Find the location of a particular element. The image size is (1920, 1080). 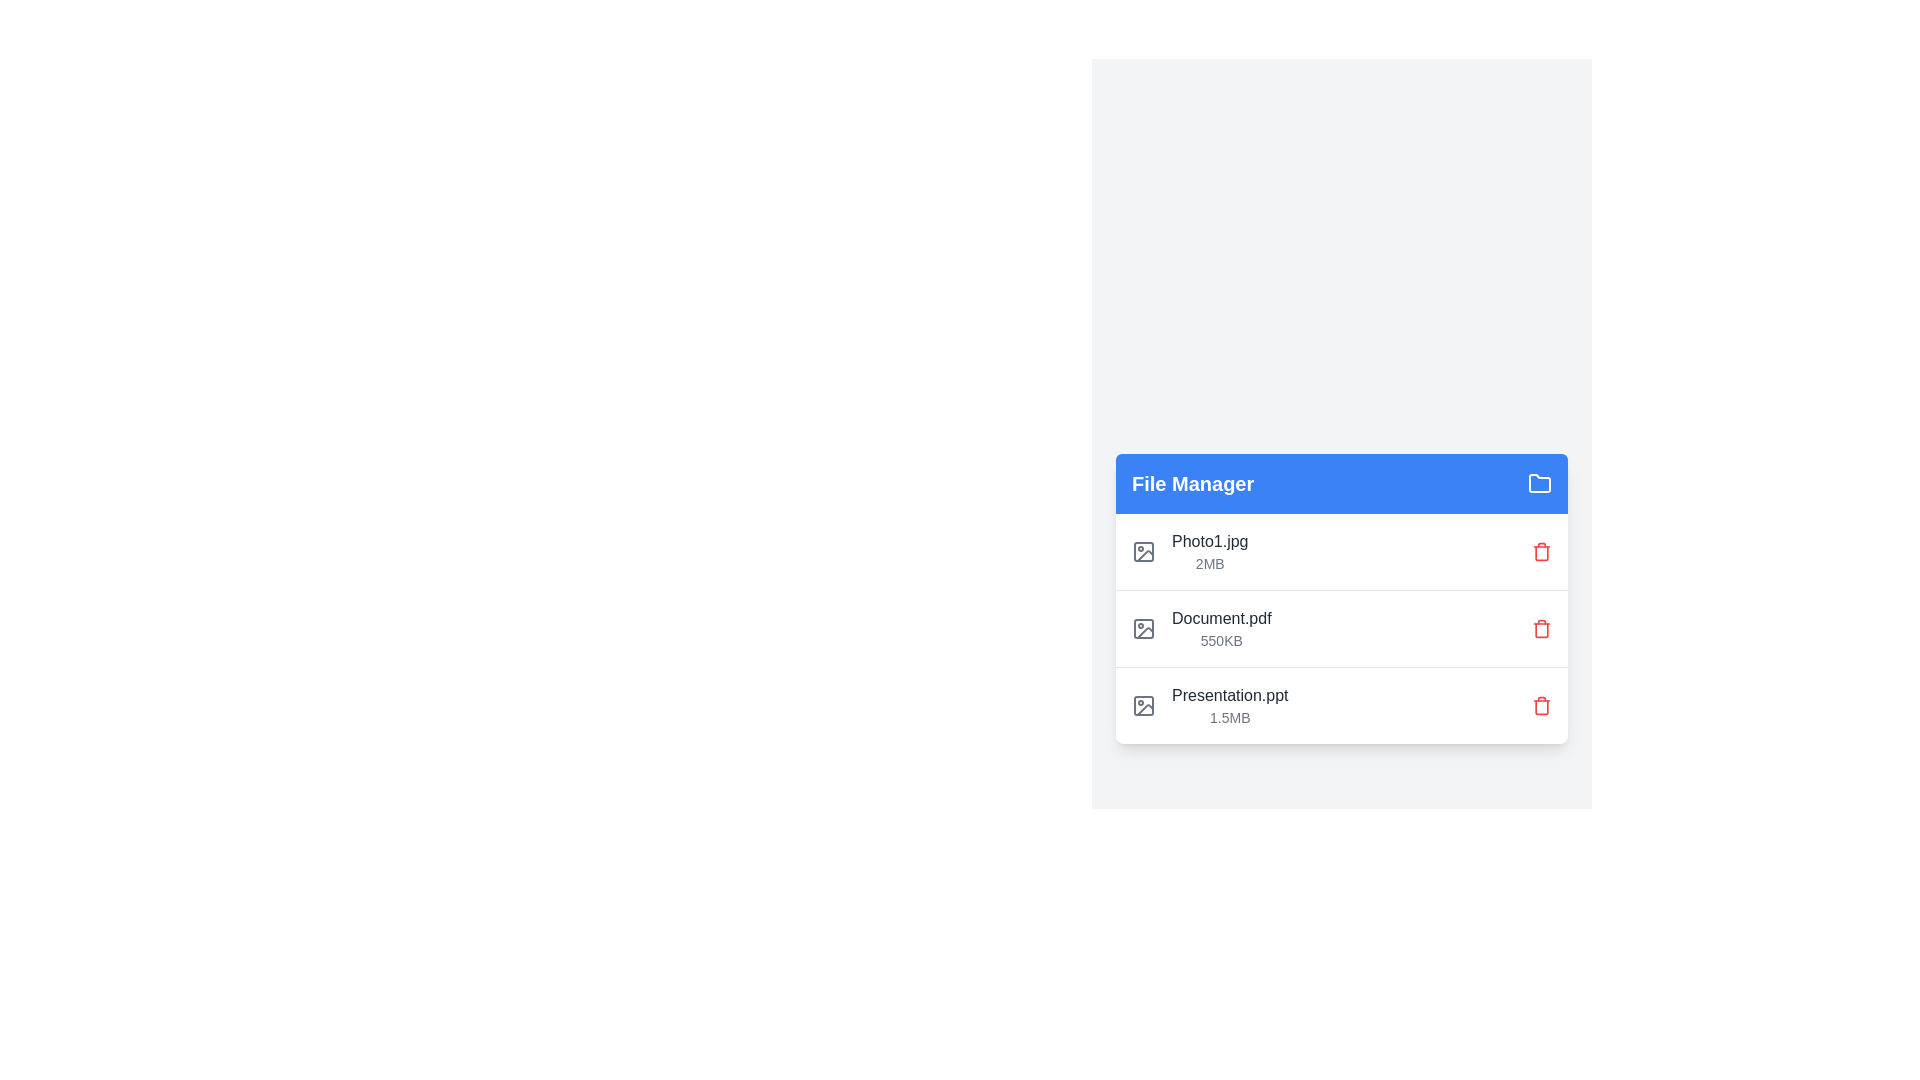

the second list item in the File Manager displaying 'Document.pdf' is located at coordinates (1342, 627).